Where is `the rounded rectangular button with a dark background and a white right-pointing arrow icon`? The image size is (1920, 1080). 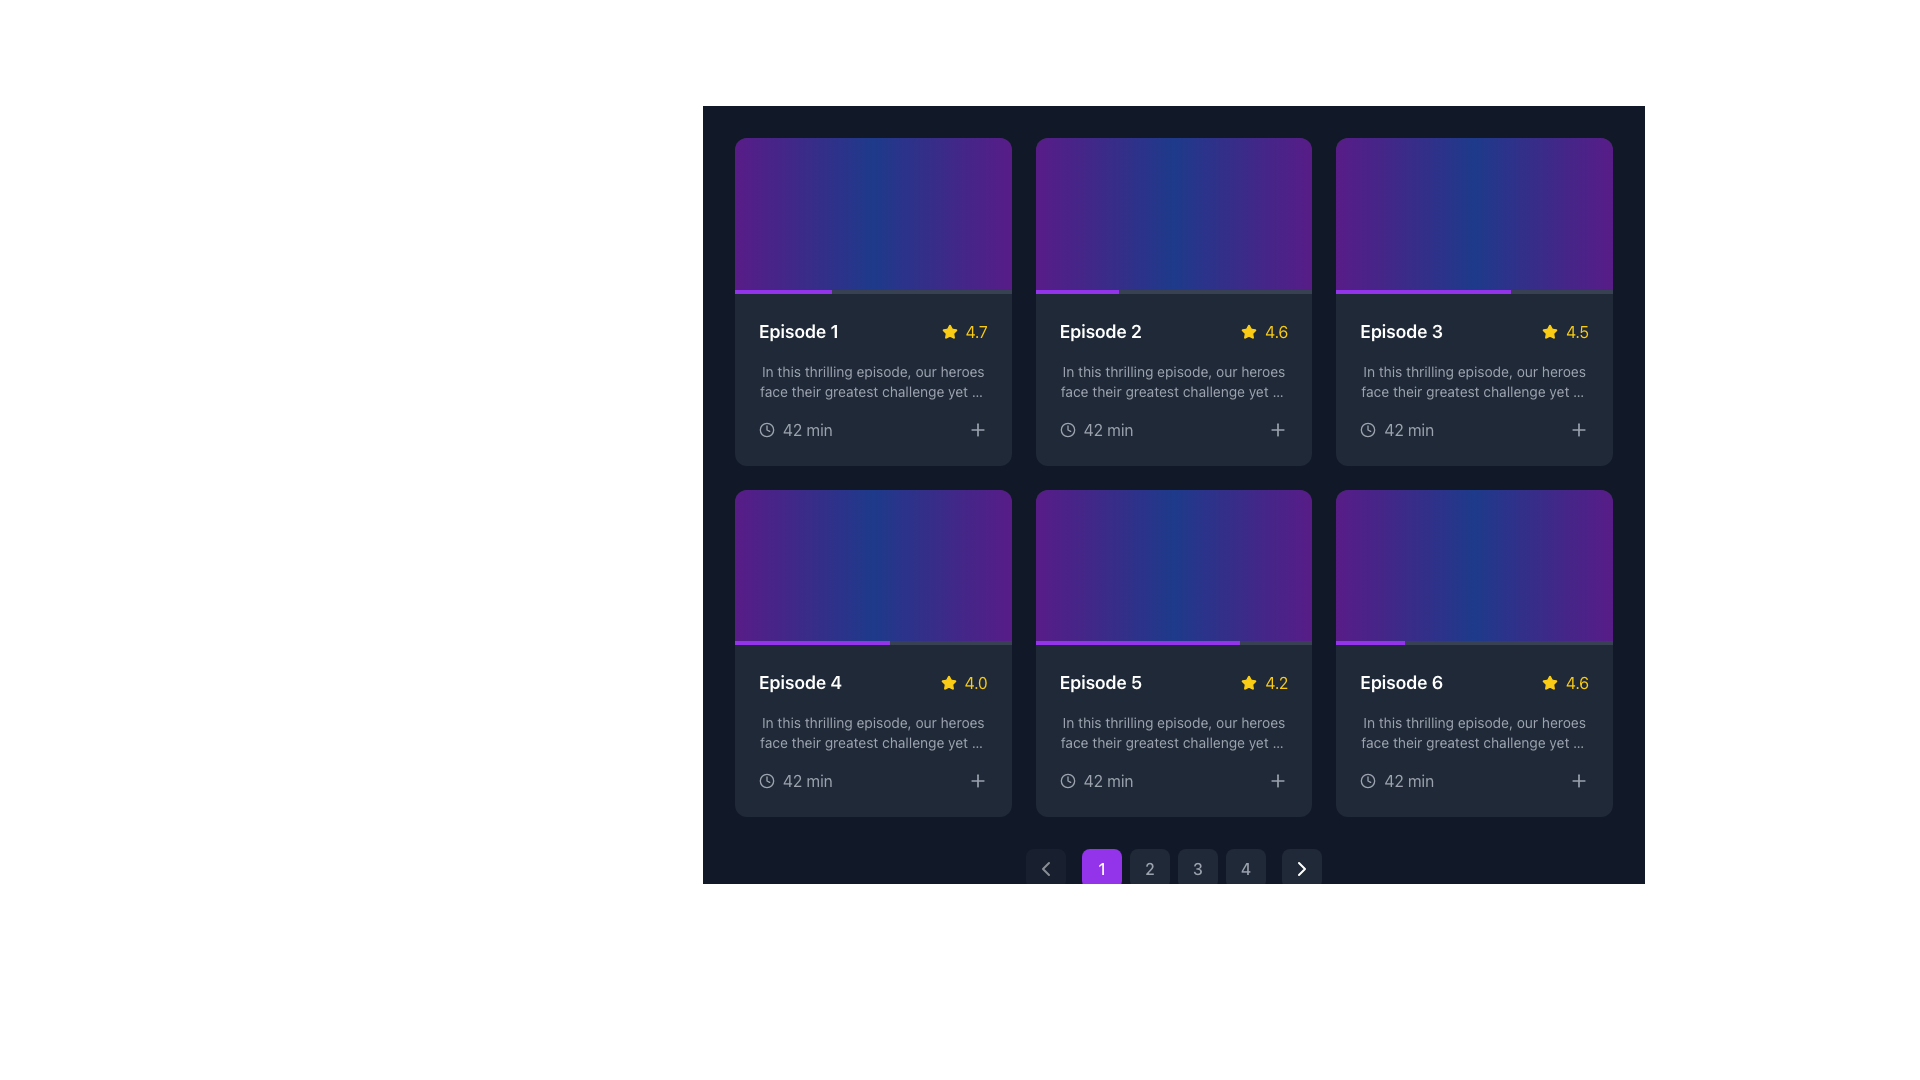
the rounded rectangular button with a dark background and a white right-pointing arrow icon is located at coordinates (1301, 867).